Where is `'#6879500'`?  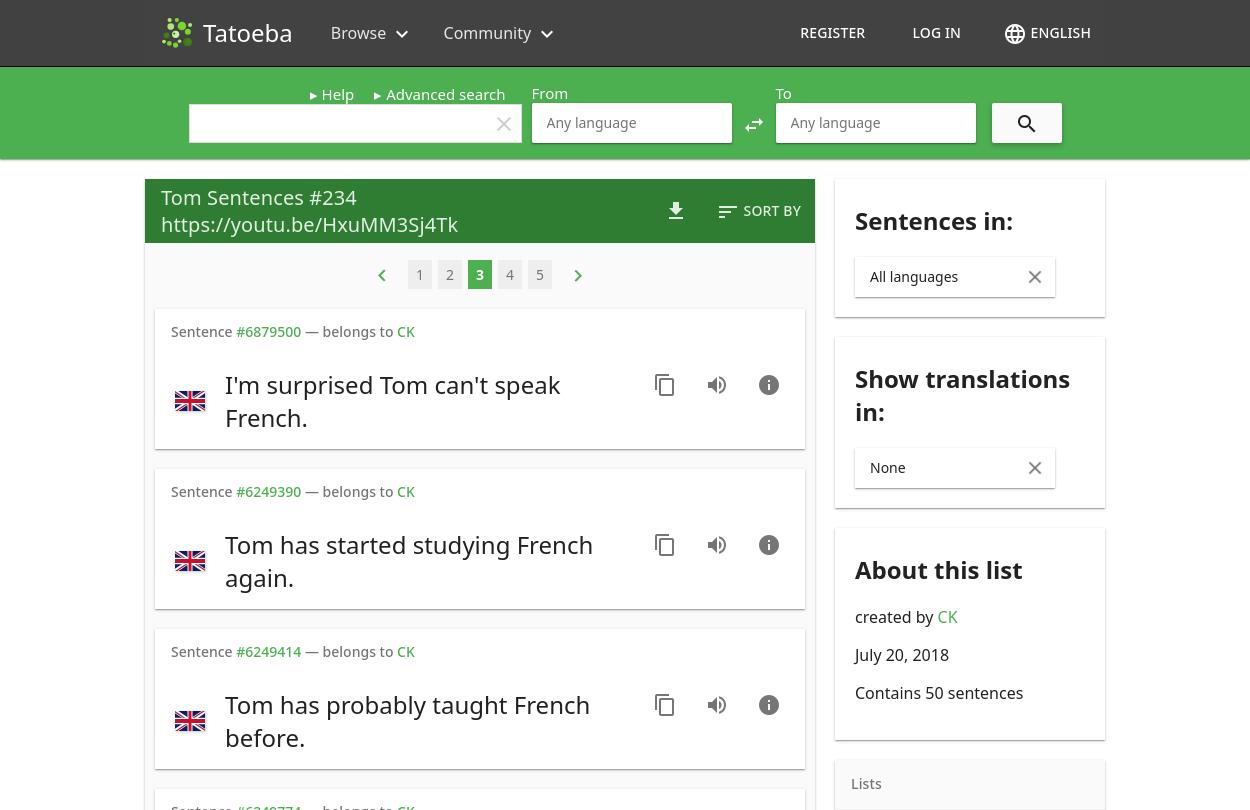
'#6879500' is located at coordinates (268, 330).